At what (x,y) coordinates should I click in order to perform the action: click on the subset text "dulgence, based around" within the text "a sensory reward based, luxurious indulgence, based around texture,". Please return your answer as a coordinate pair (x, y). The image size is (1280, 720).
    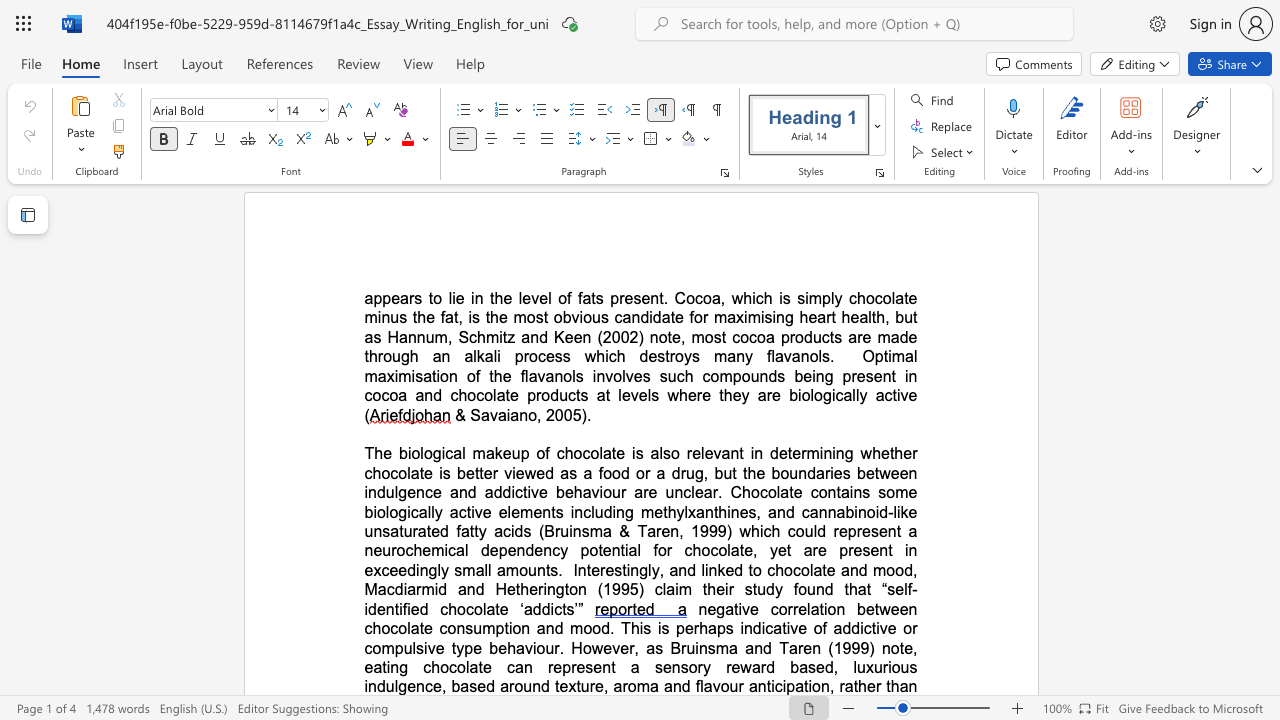
    Looking at the image, I should click on (376, 685).